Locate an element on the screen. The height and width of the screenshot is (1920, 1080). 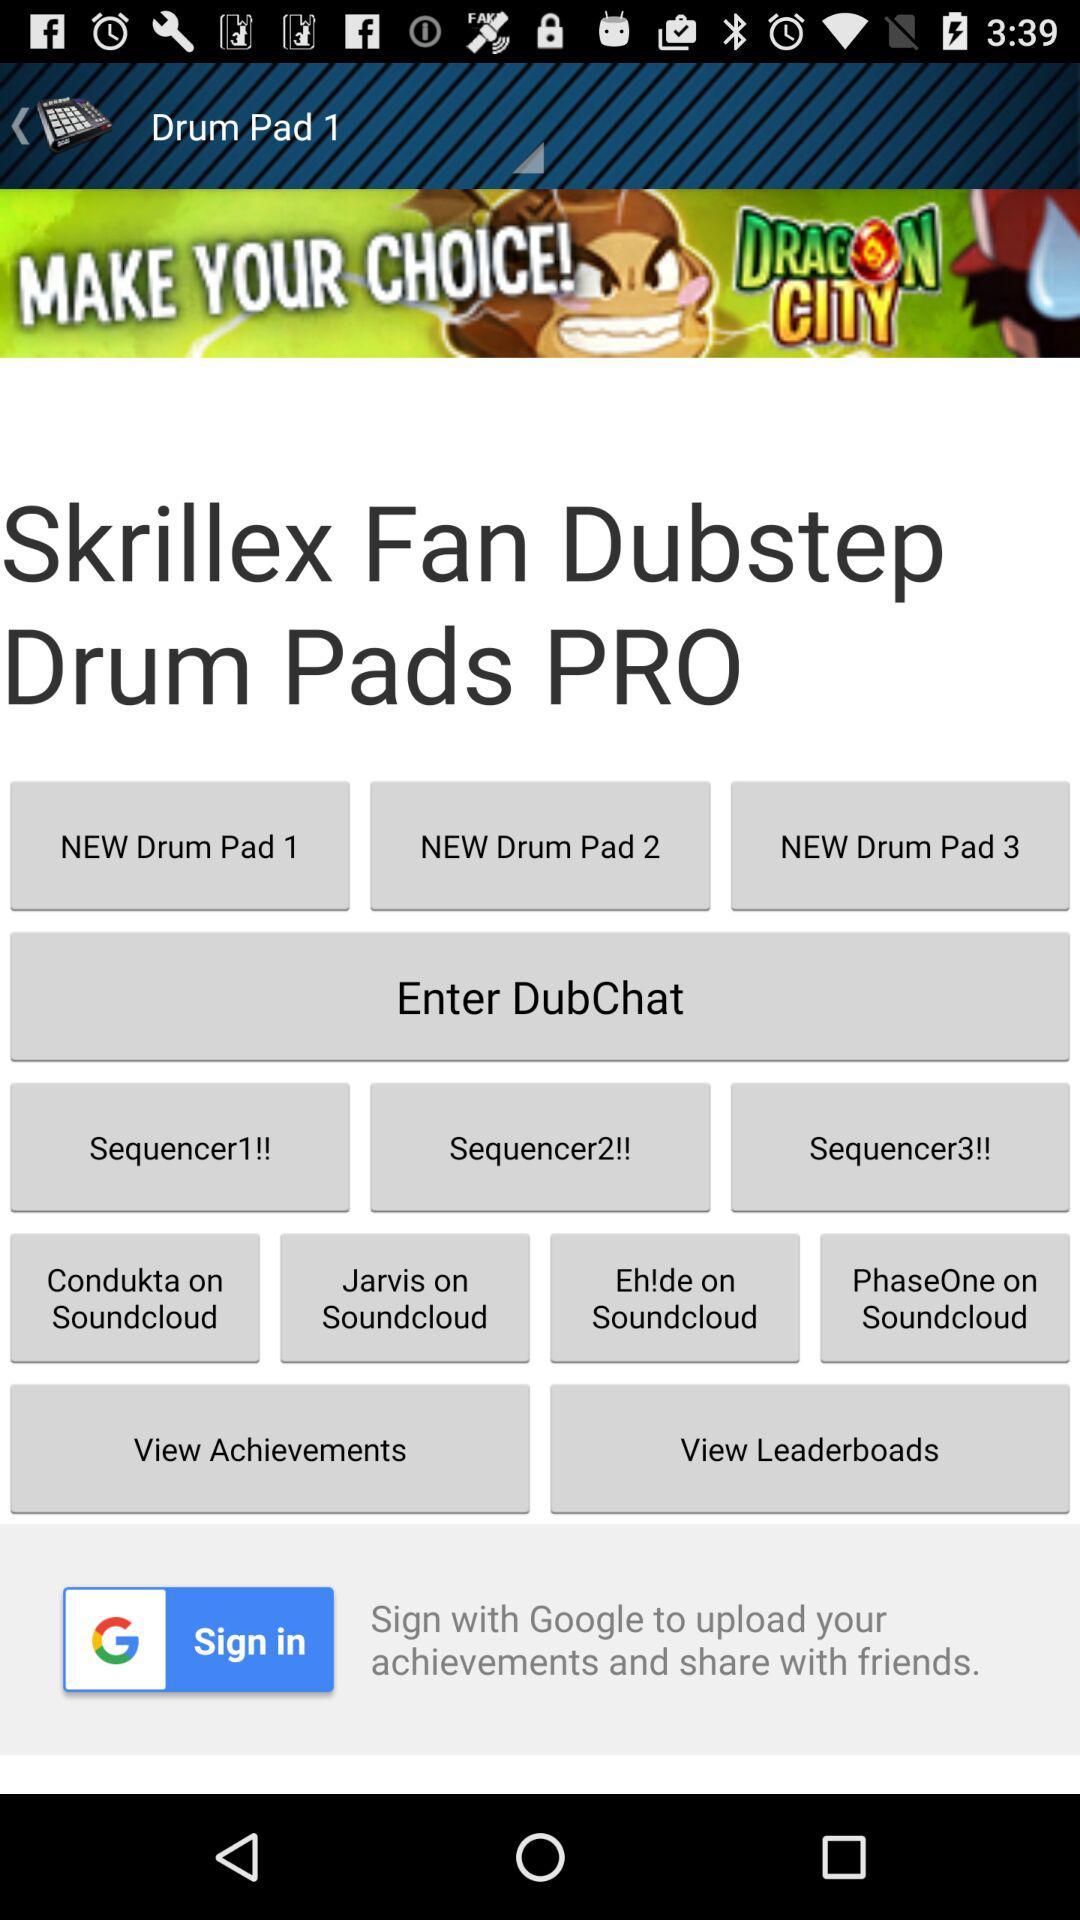
button below the jarvis on soundcloud item is located at coordinates (810, 1448).